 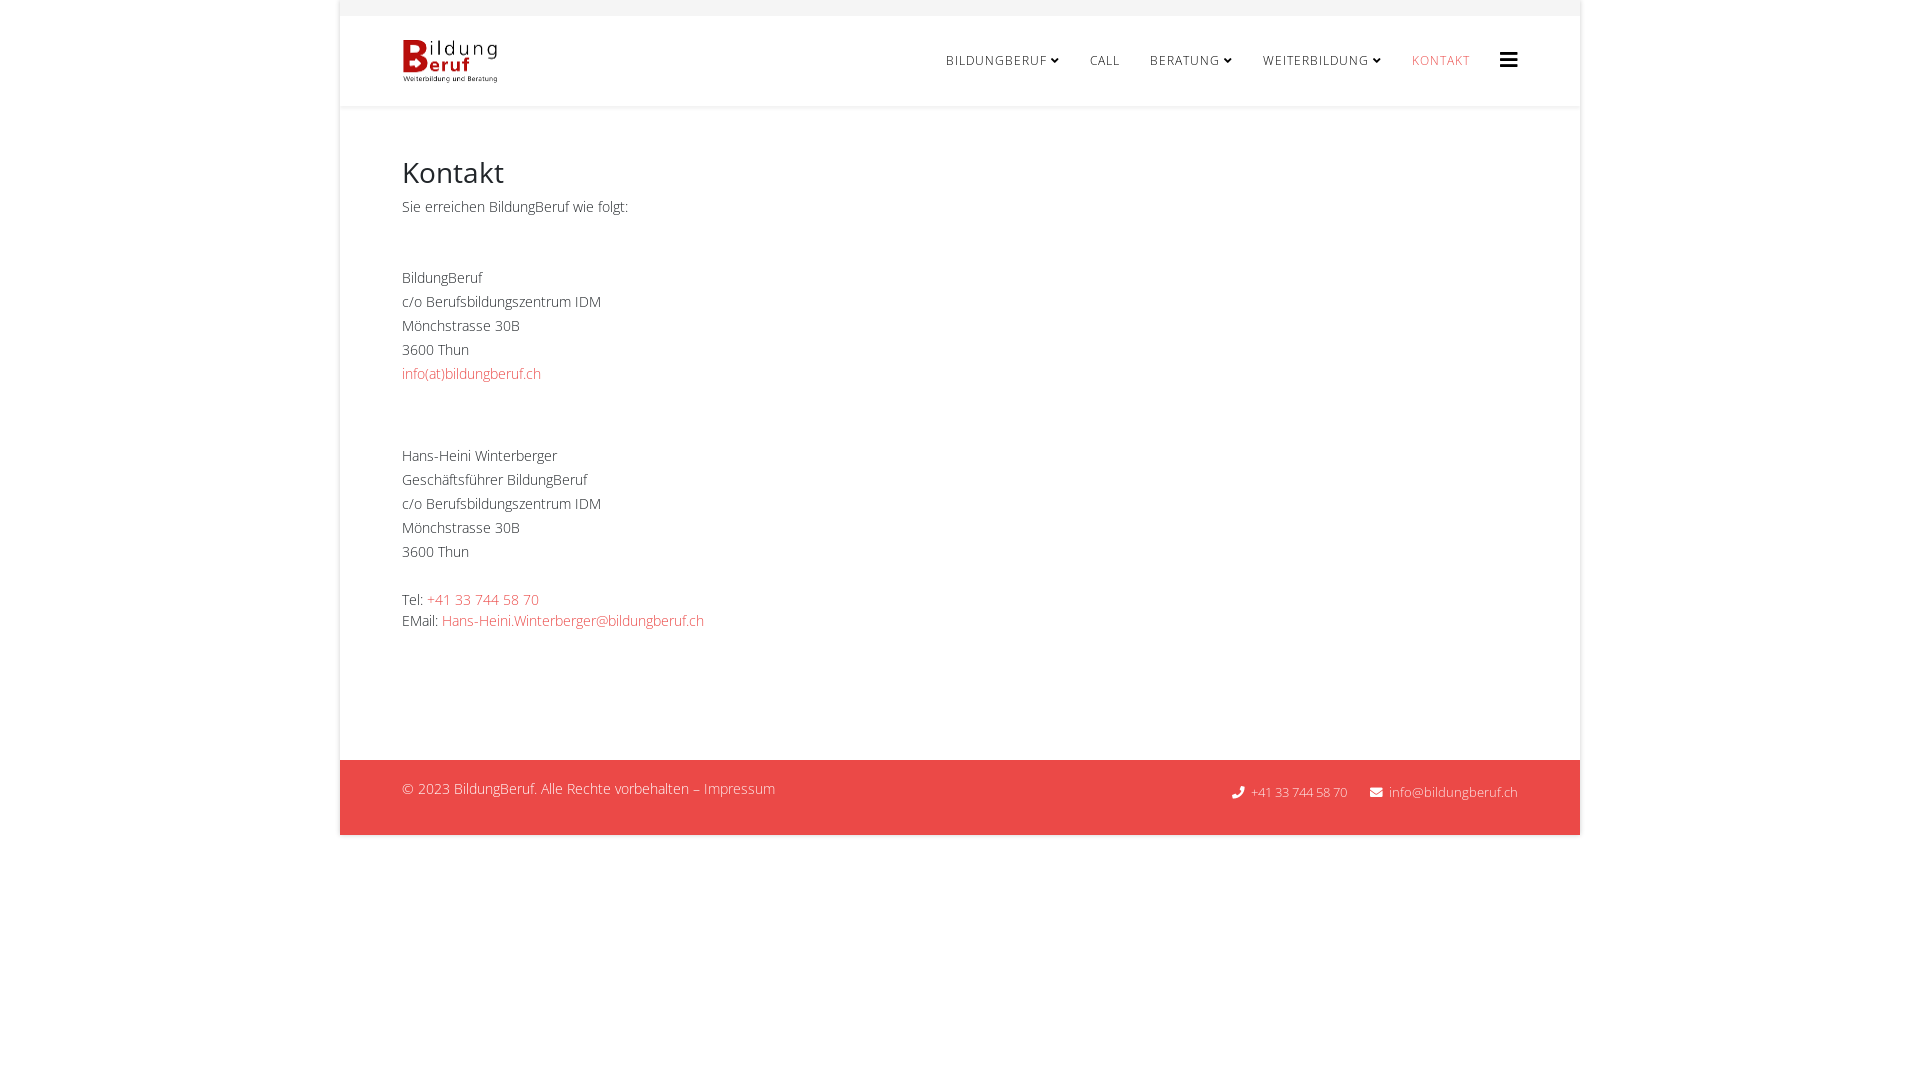 What do you see at coordinates (1395, 60) in the screenshot?
I see `'KONTAKT'` at bounding box center [1395, 60].